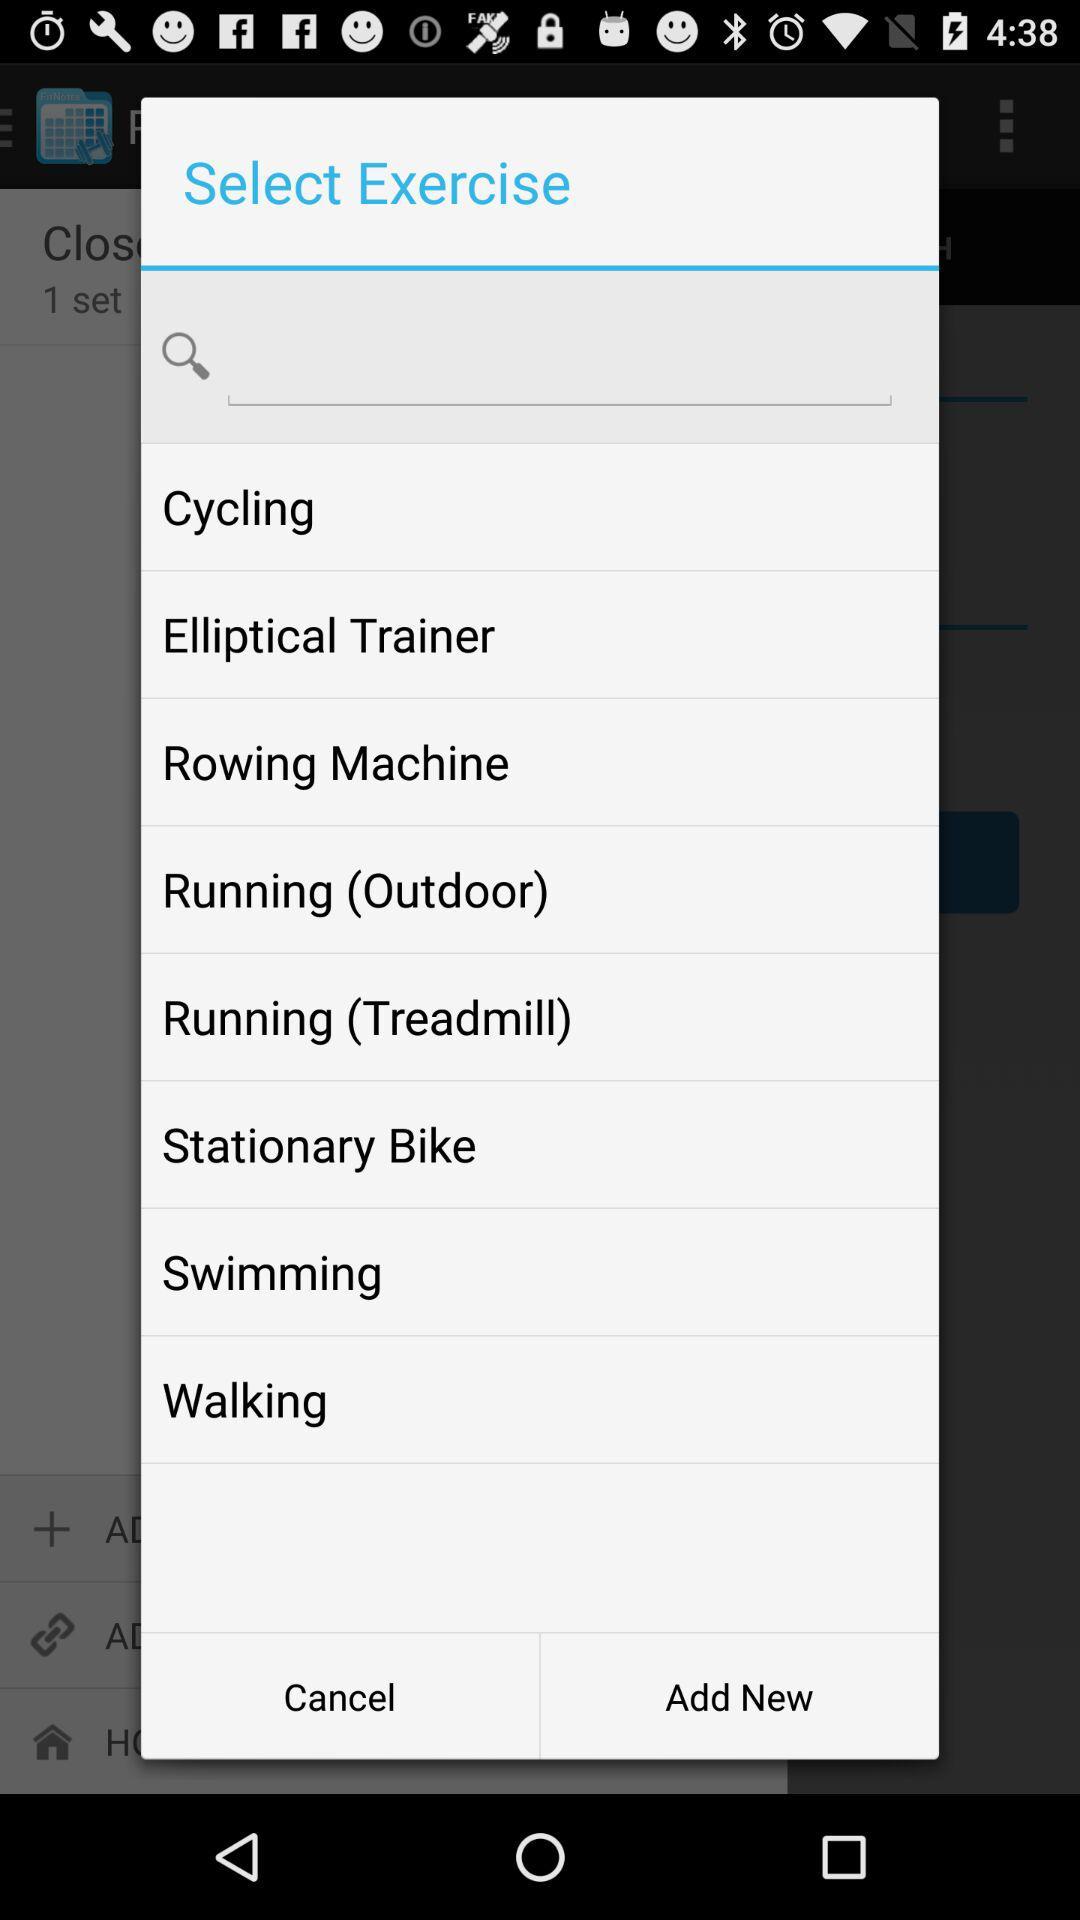 The width and height of the screenshot is (1080, 1920). What do you see at coordinates (540, 1398) in the screenshot?
I see `the icon above cancel button` at bounding box center [540, 1398].